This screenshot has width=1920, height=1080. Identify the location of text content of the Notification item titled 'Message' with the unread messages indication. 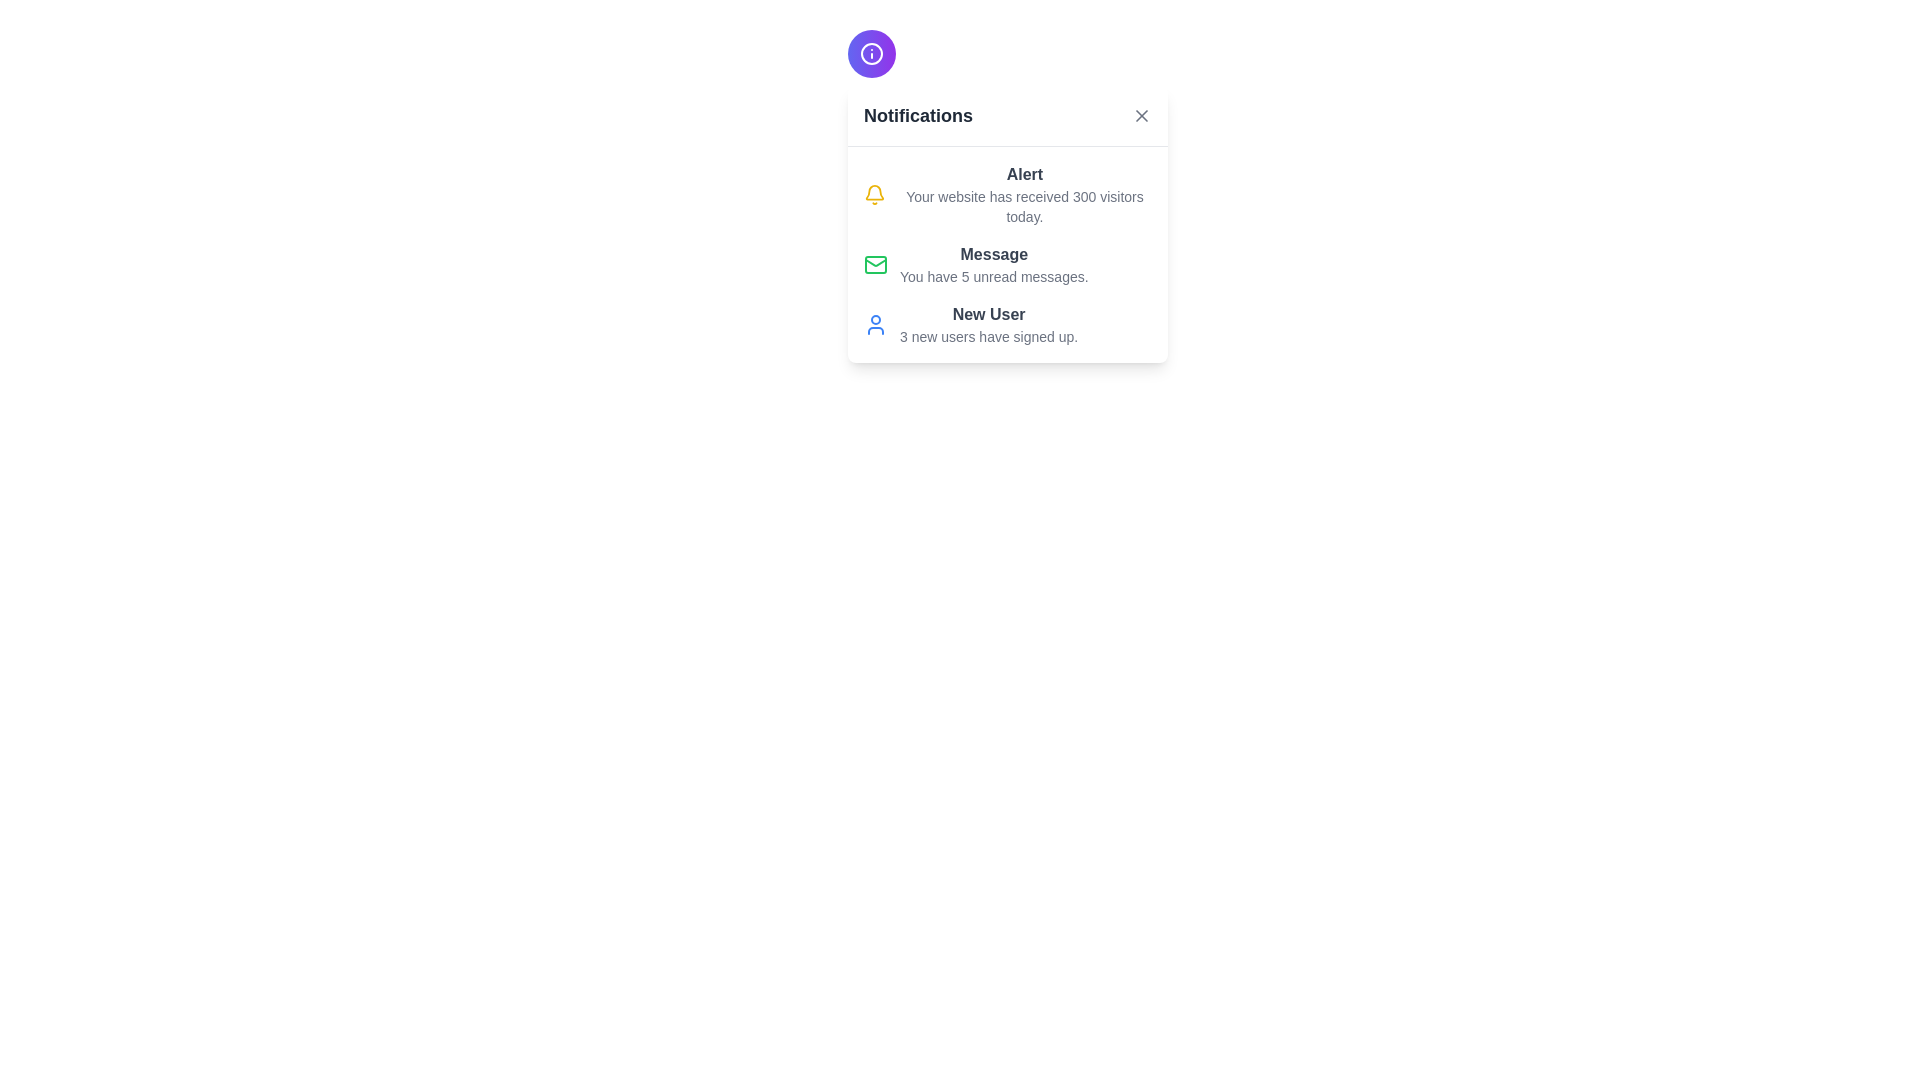
(1008, 264).